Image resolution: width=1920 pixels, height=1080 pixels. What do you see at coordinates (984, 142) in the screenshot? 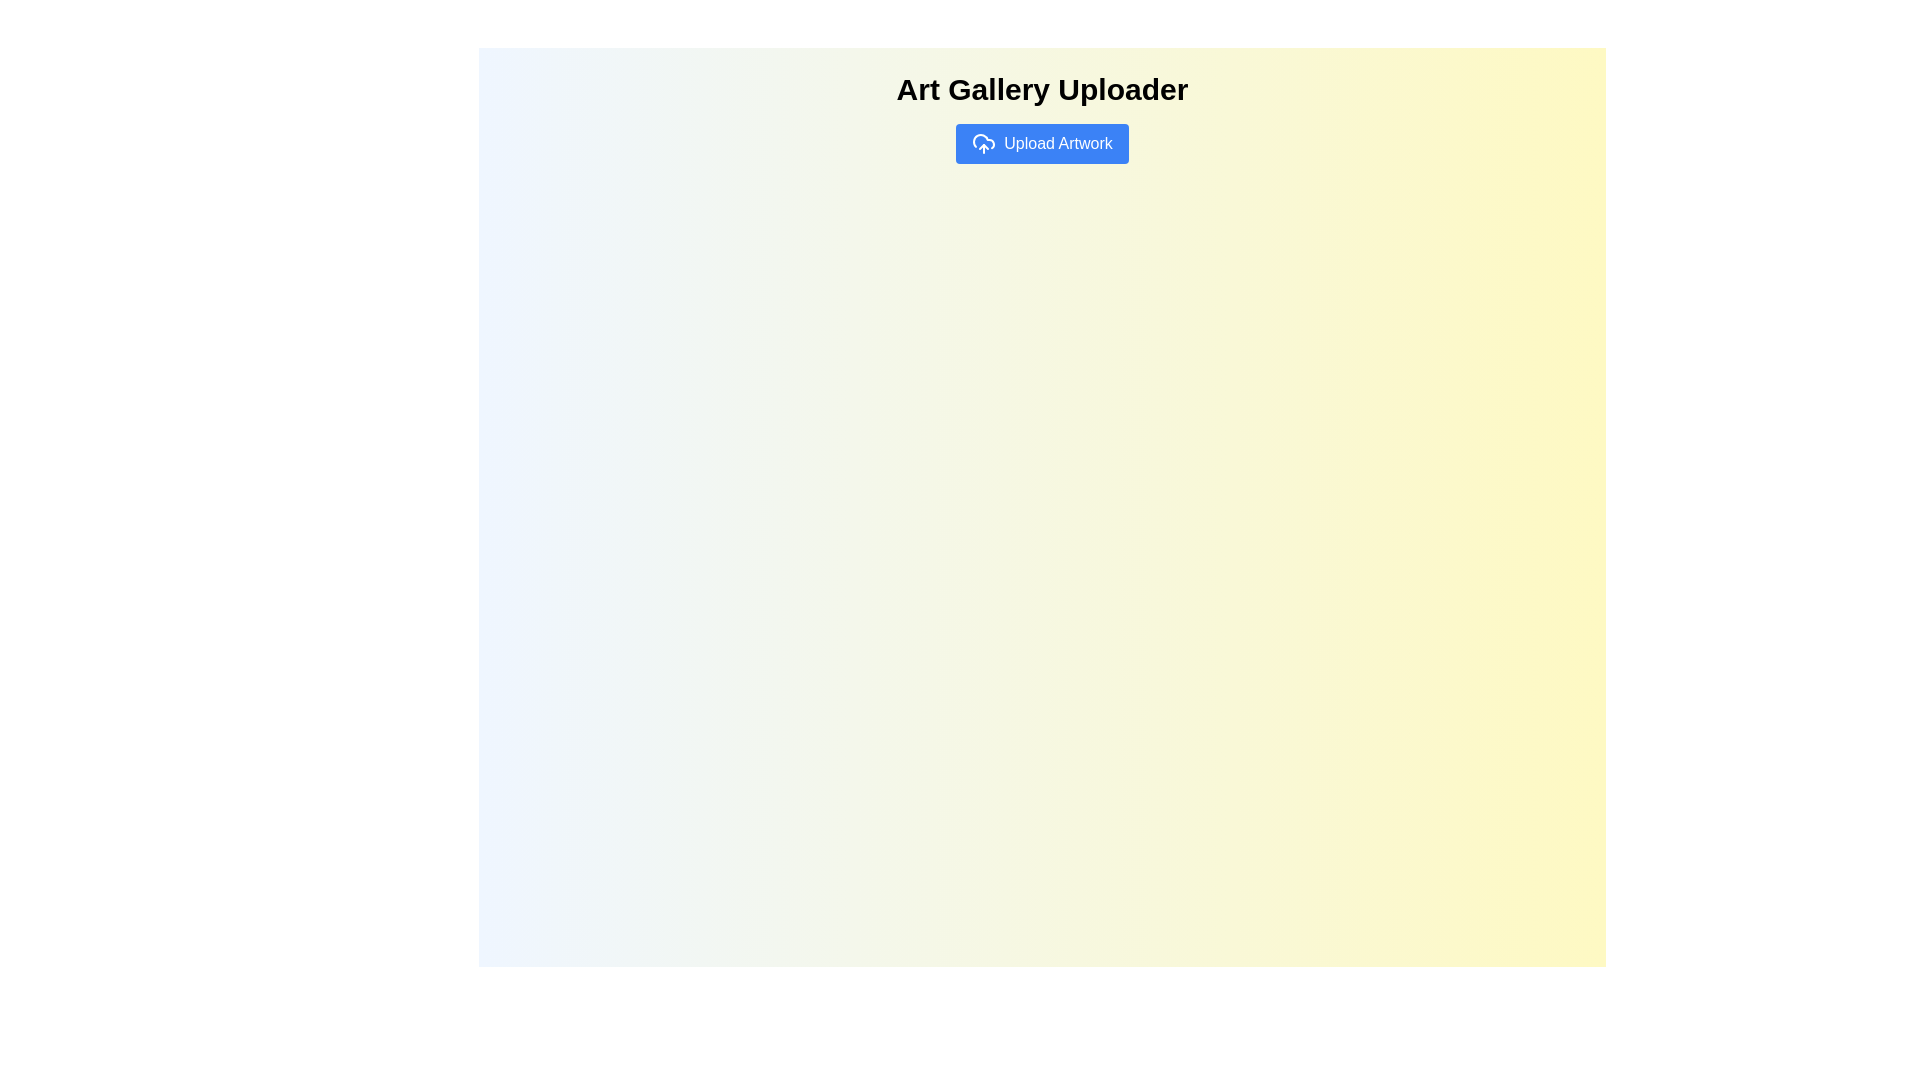
I see `the 'Upload Artwork' button that contains the upload SVG icon, which is aligned to the left of the button's text` at bounding box center [984, 142].